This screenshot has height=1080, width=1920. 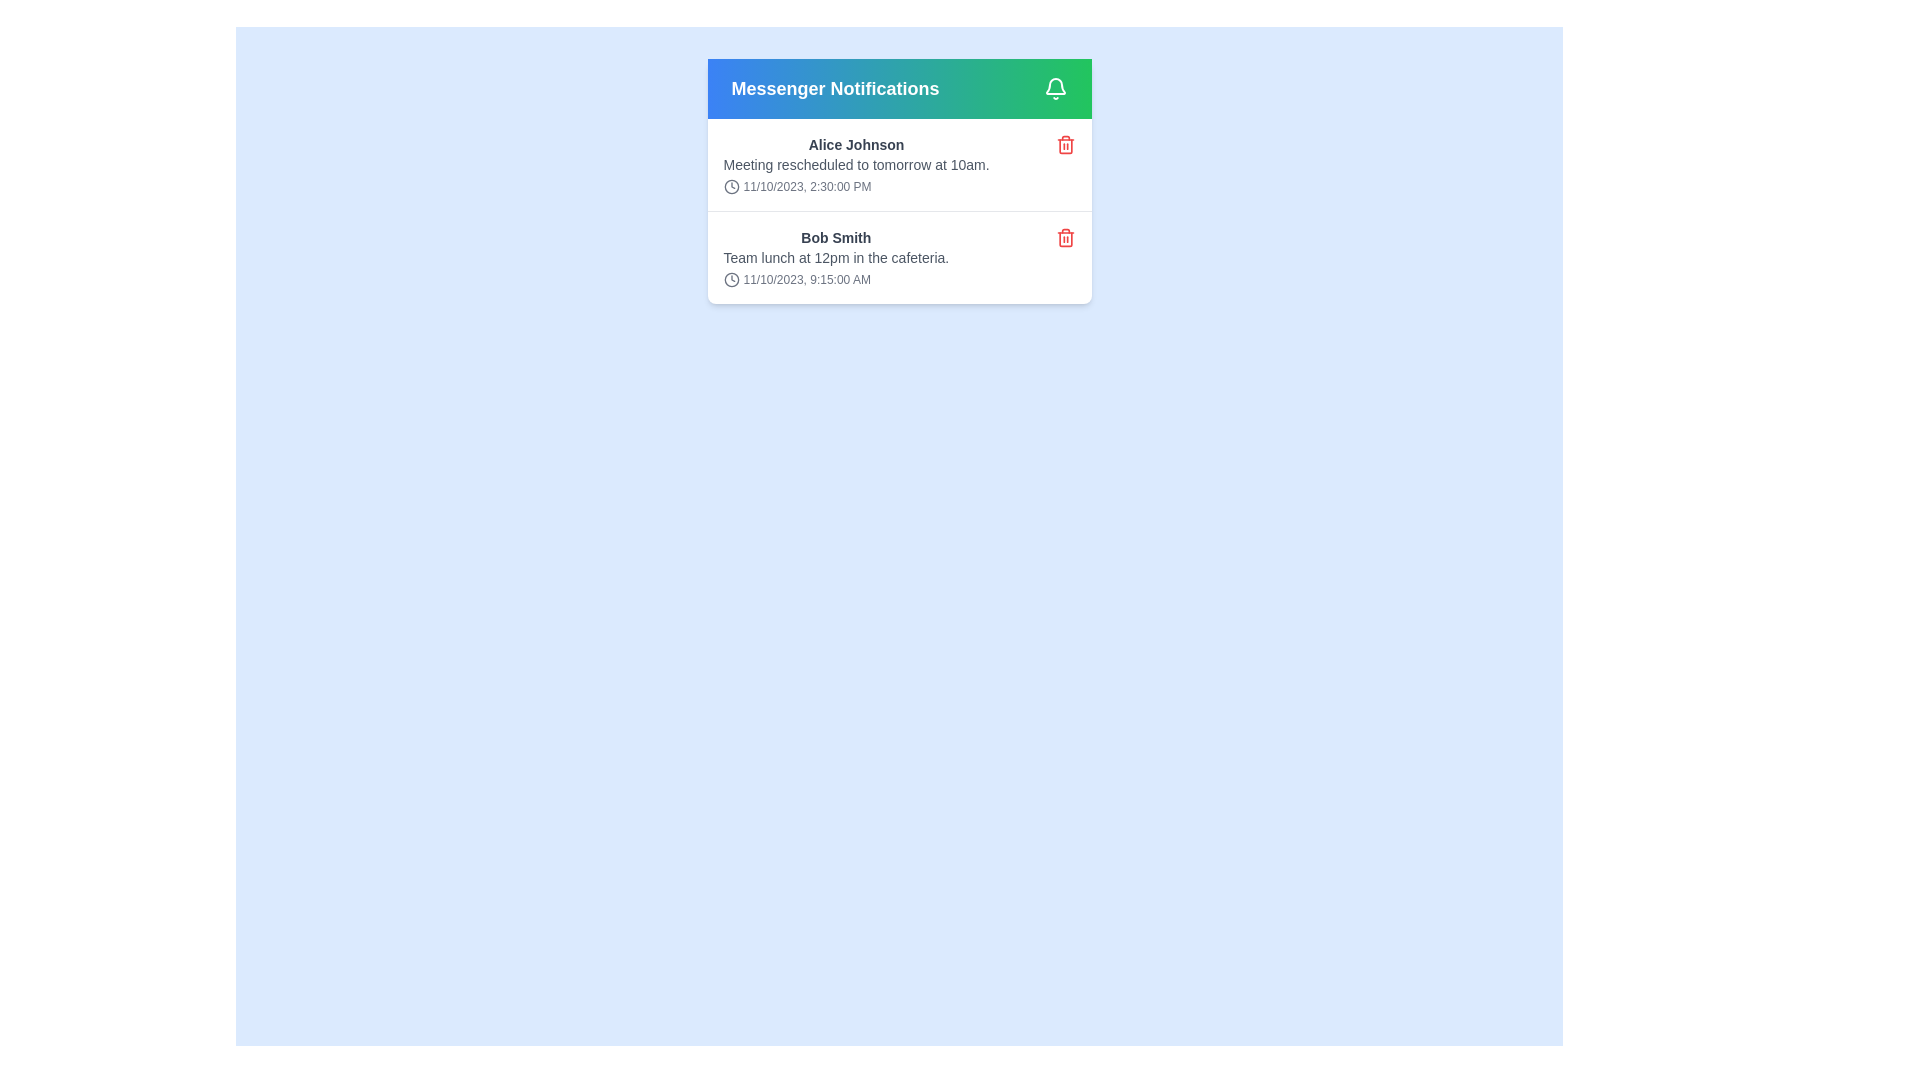 What do you see at coordinates (730, 186) in the screenshot?
I see `the circular clock icon with thin black outlines located to the left of the timestamp '11/10/2023, 2:30:00 PM' in the first notification card` at bounding box center [730, 186].